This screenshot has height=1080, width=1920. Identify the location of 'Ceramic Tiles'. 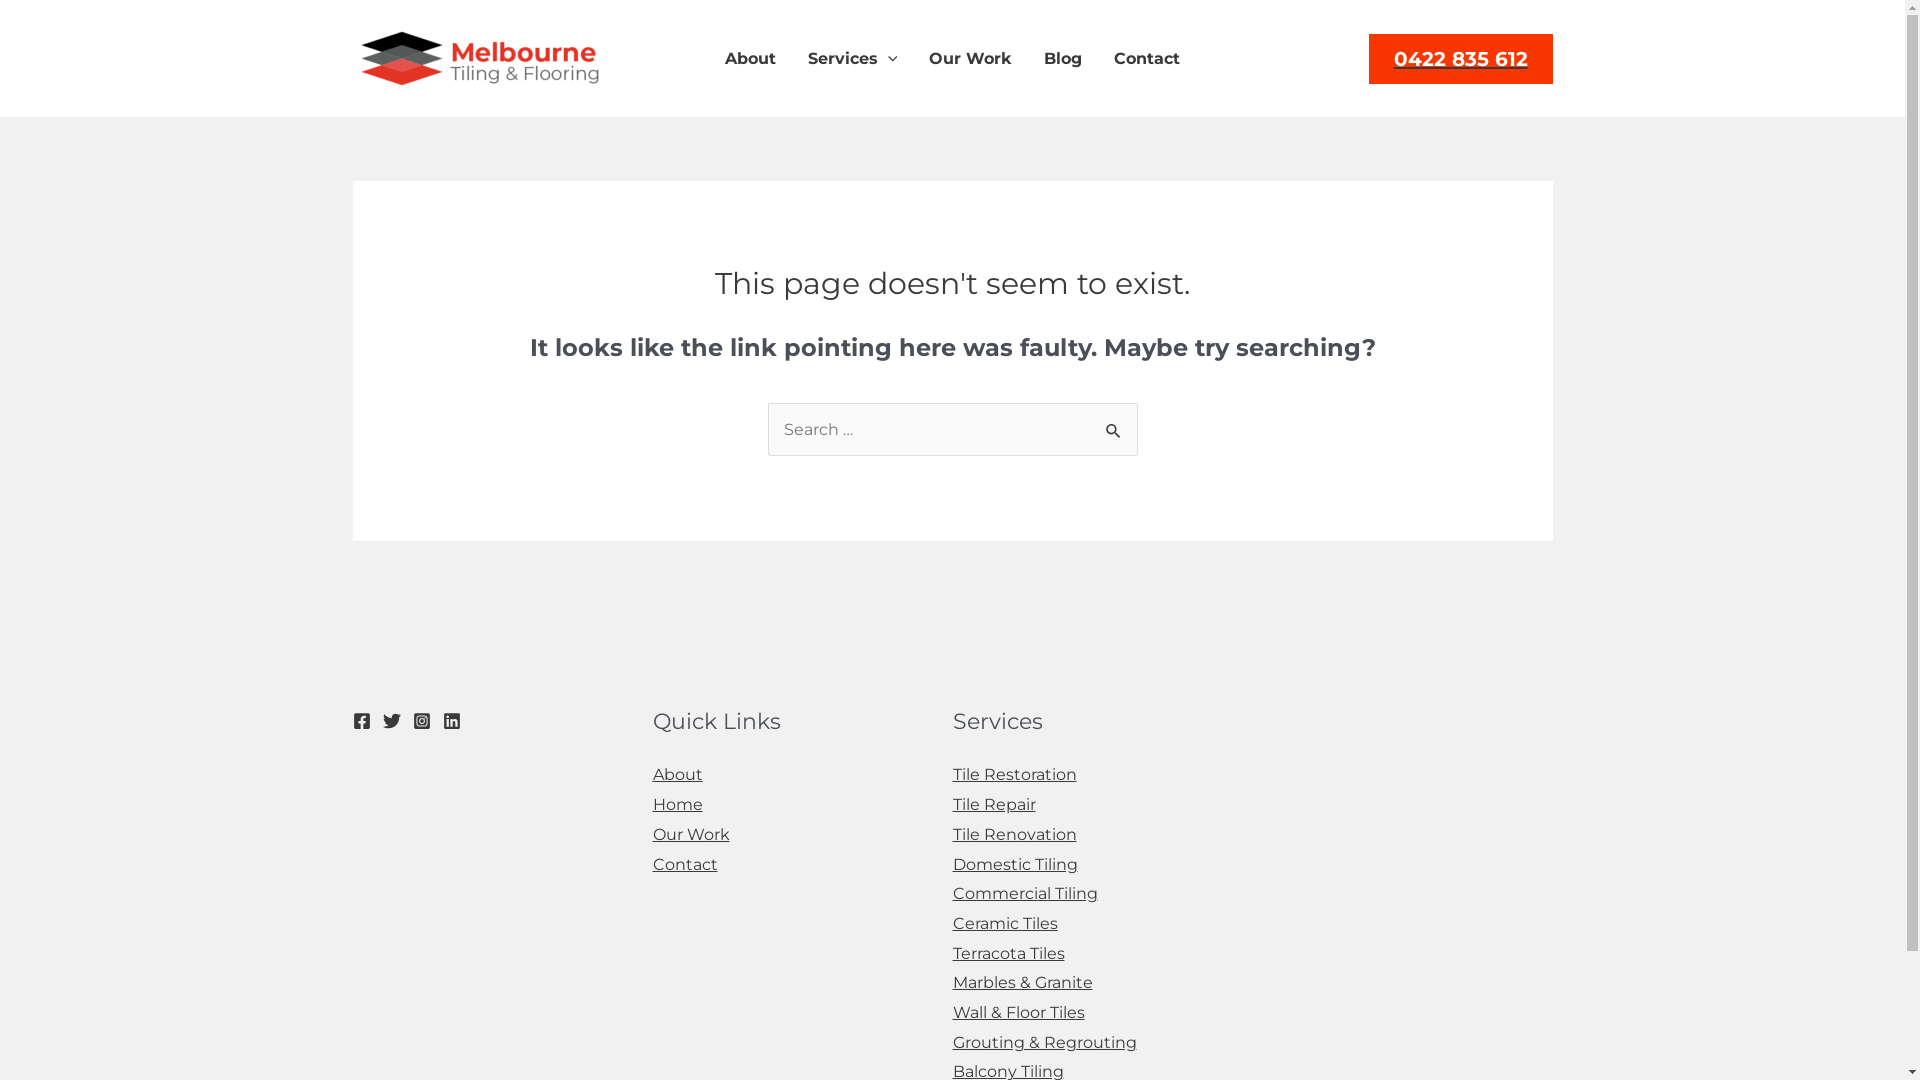
(1004, 923).